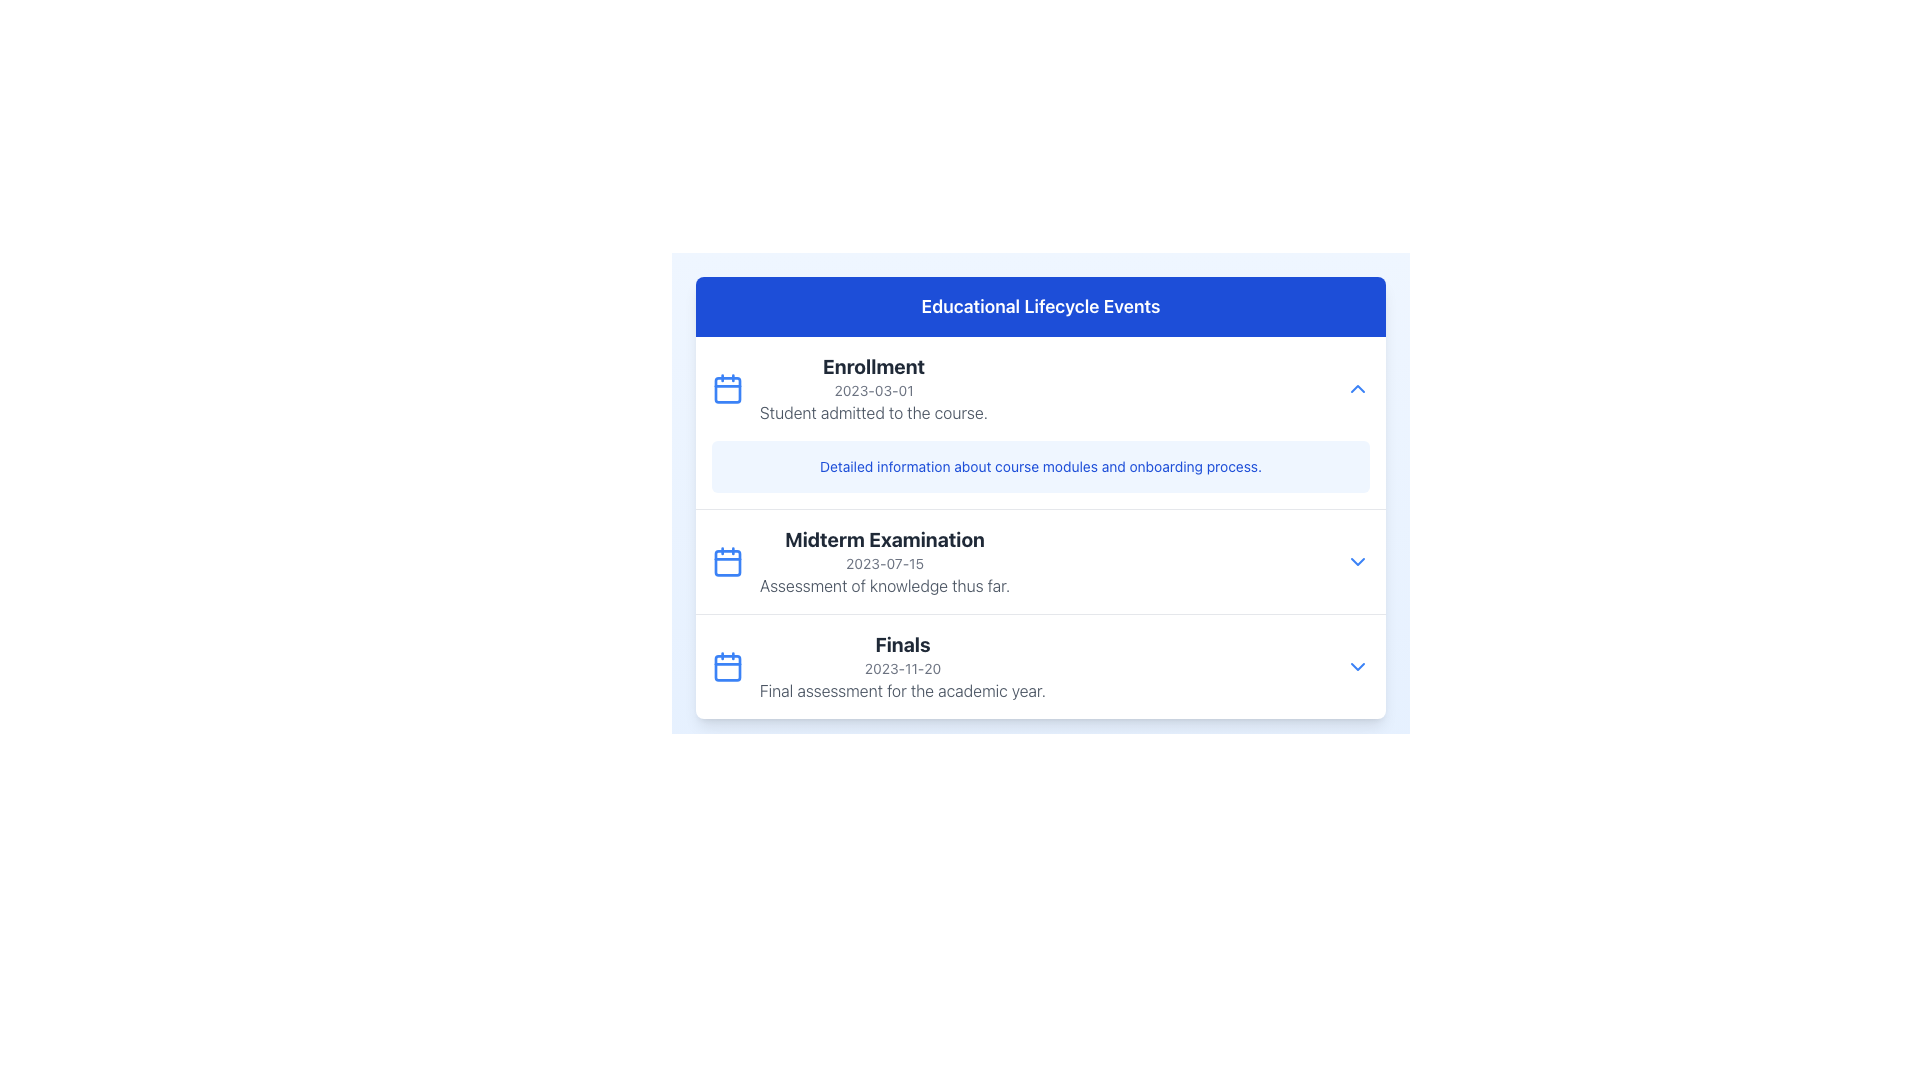 This screenshot has height=1080, width=1920. What do you see at coordinates (878, 667) in the screenshot?
I see `the Information List Item that describes the final assessment scheduled for 2023-11-20, which is the third entry under 'Educational Lifecycle Events' and features a blue calendar icon, the title 'Finals,' and a description below it` at bounding box center [878, 667].